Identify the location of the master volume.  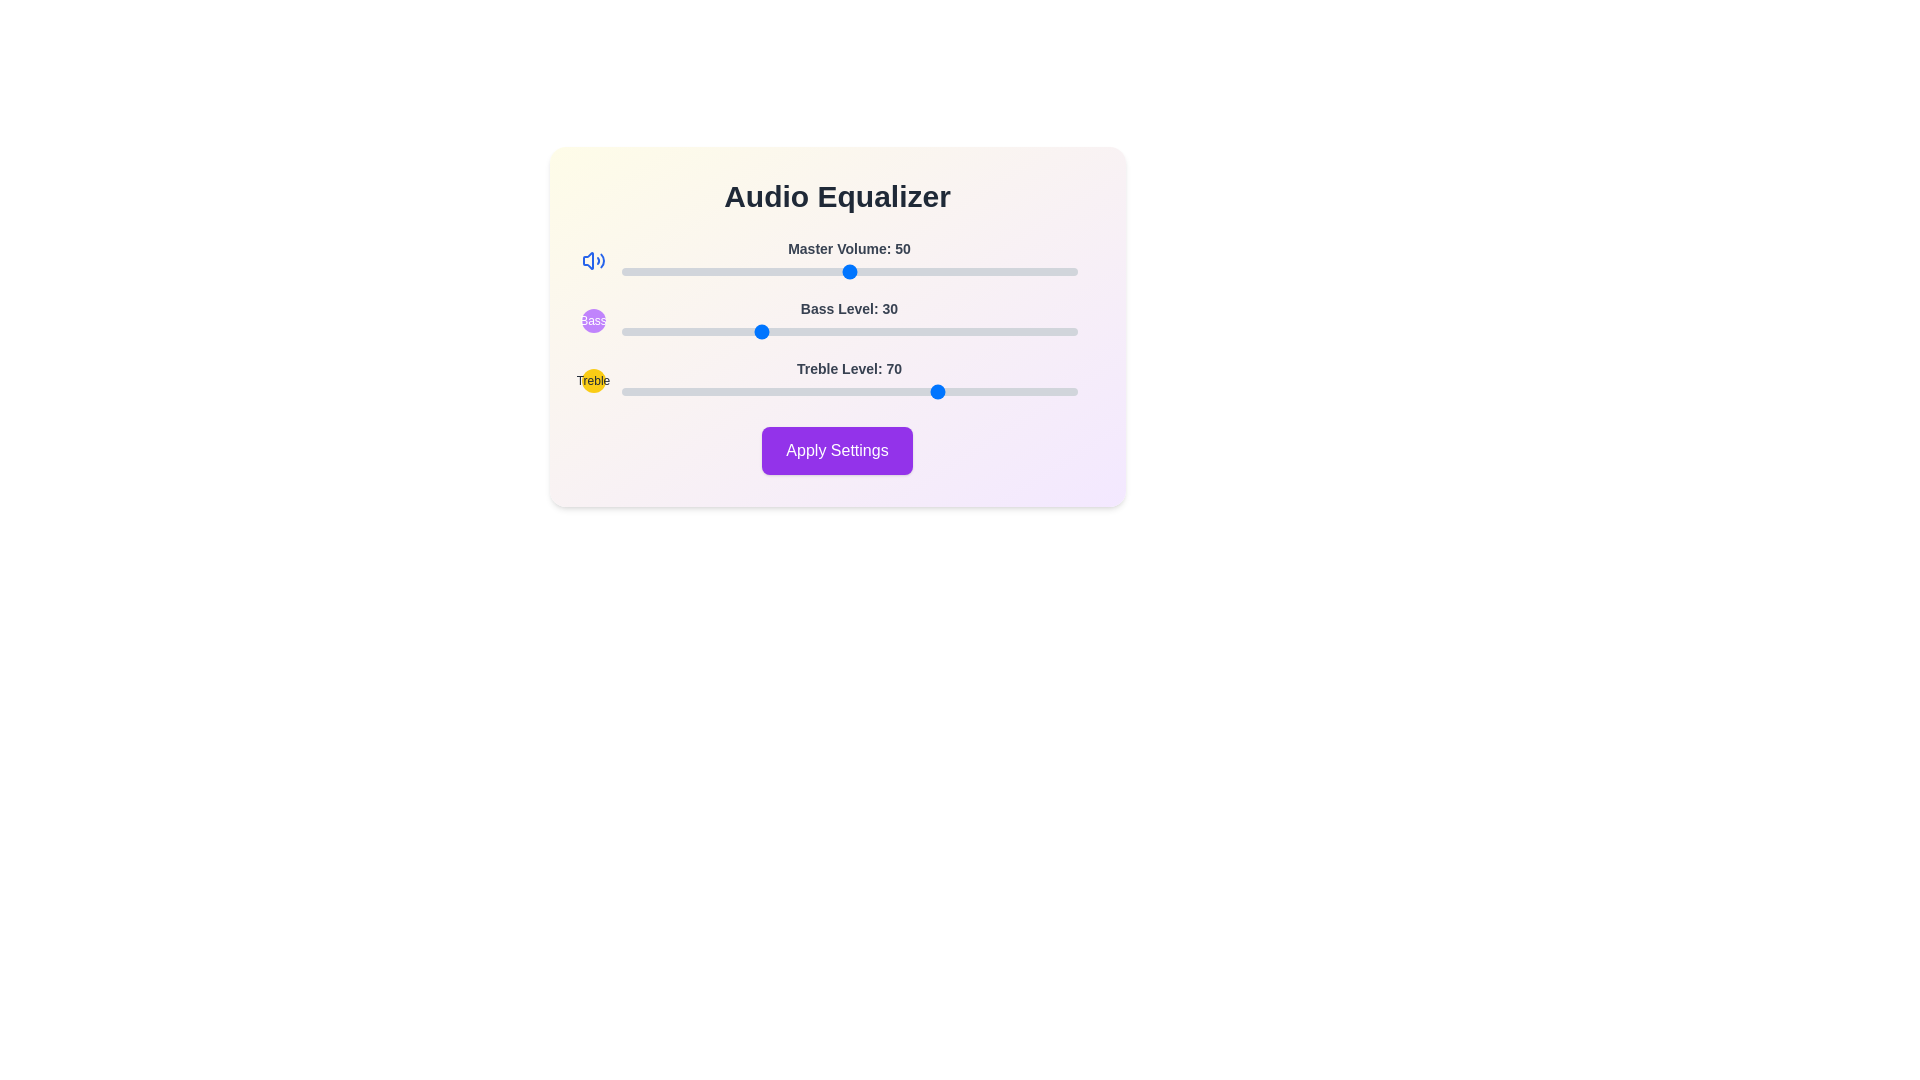
(1022, 272).